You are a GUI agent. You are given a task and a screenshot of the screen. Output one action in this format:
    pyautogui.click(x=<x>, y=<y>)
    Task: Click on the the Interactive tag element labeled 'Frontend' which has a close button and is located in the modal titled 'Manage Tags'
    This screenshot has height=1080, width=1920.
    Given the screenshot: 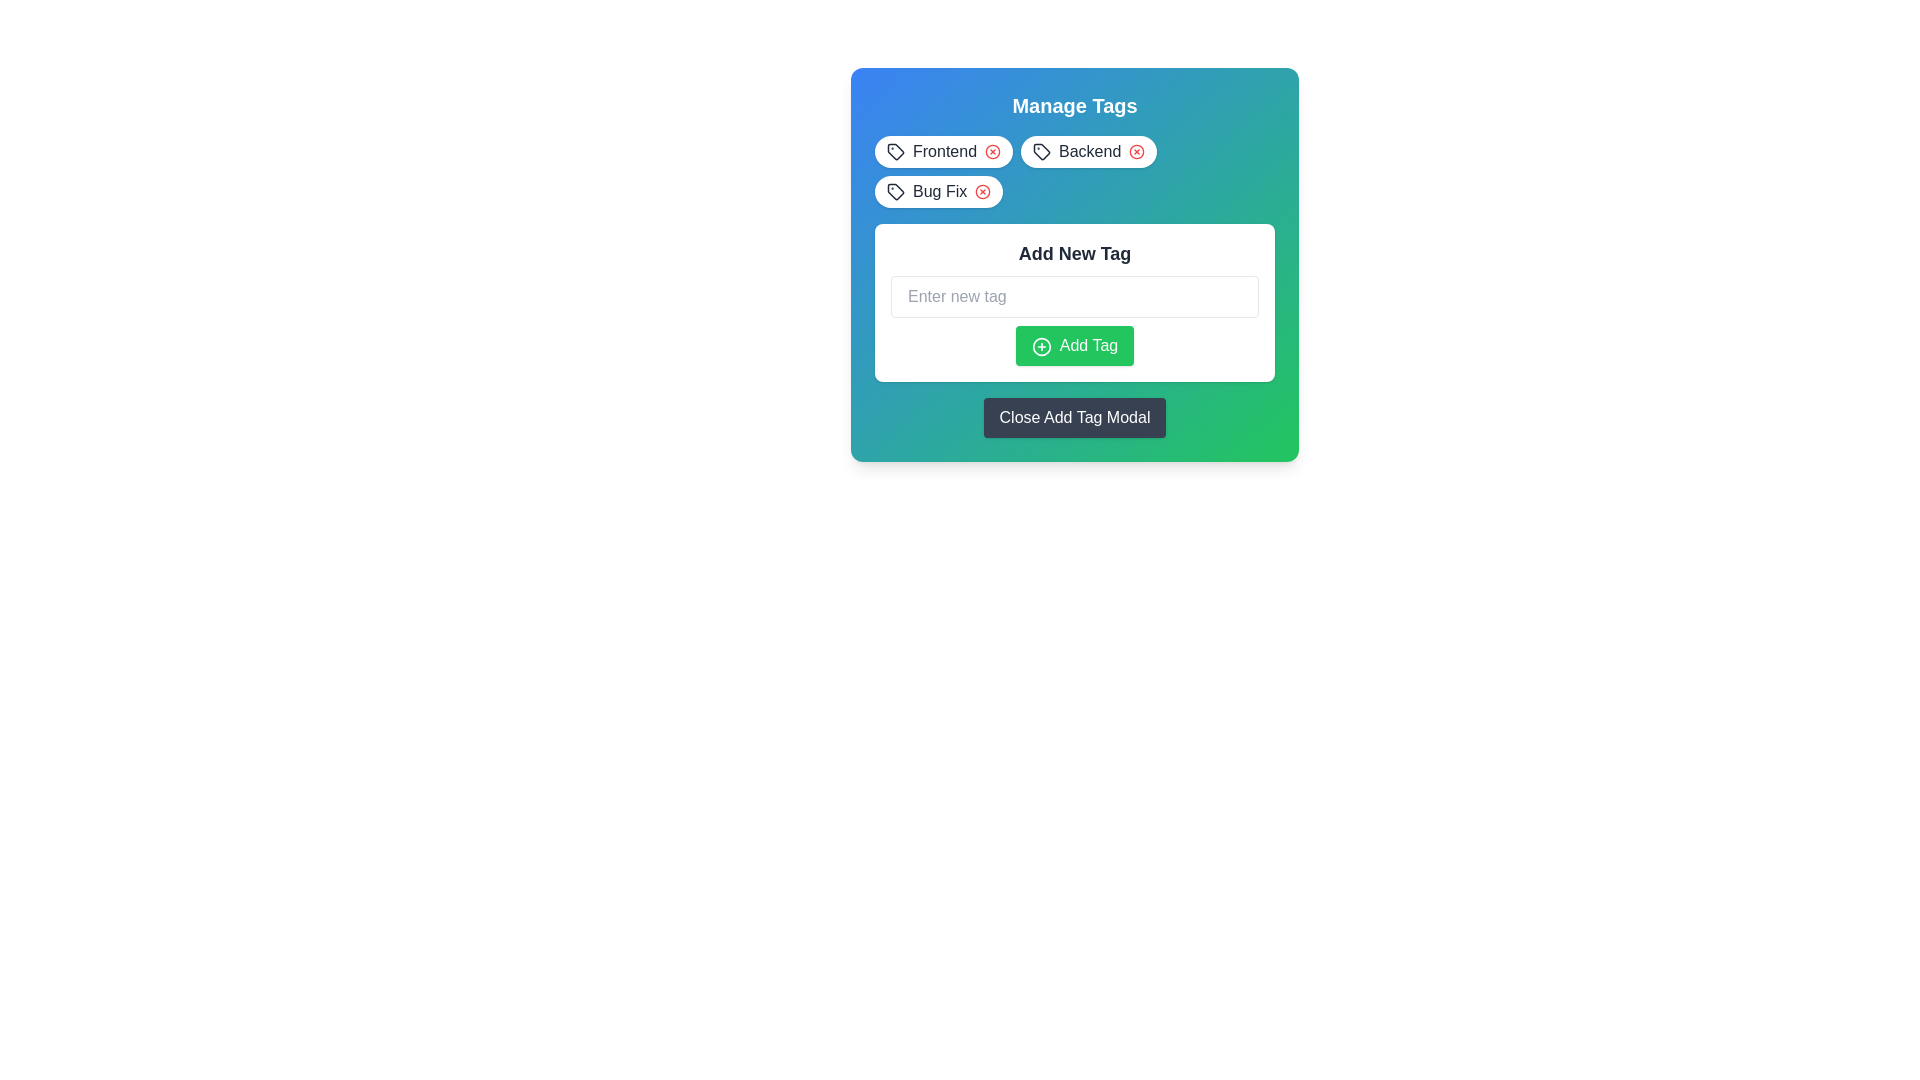 What is the action you would take?
    pyautogui.click(x=943, y=150)
    